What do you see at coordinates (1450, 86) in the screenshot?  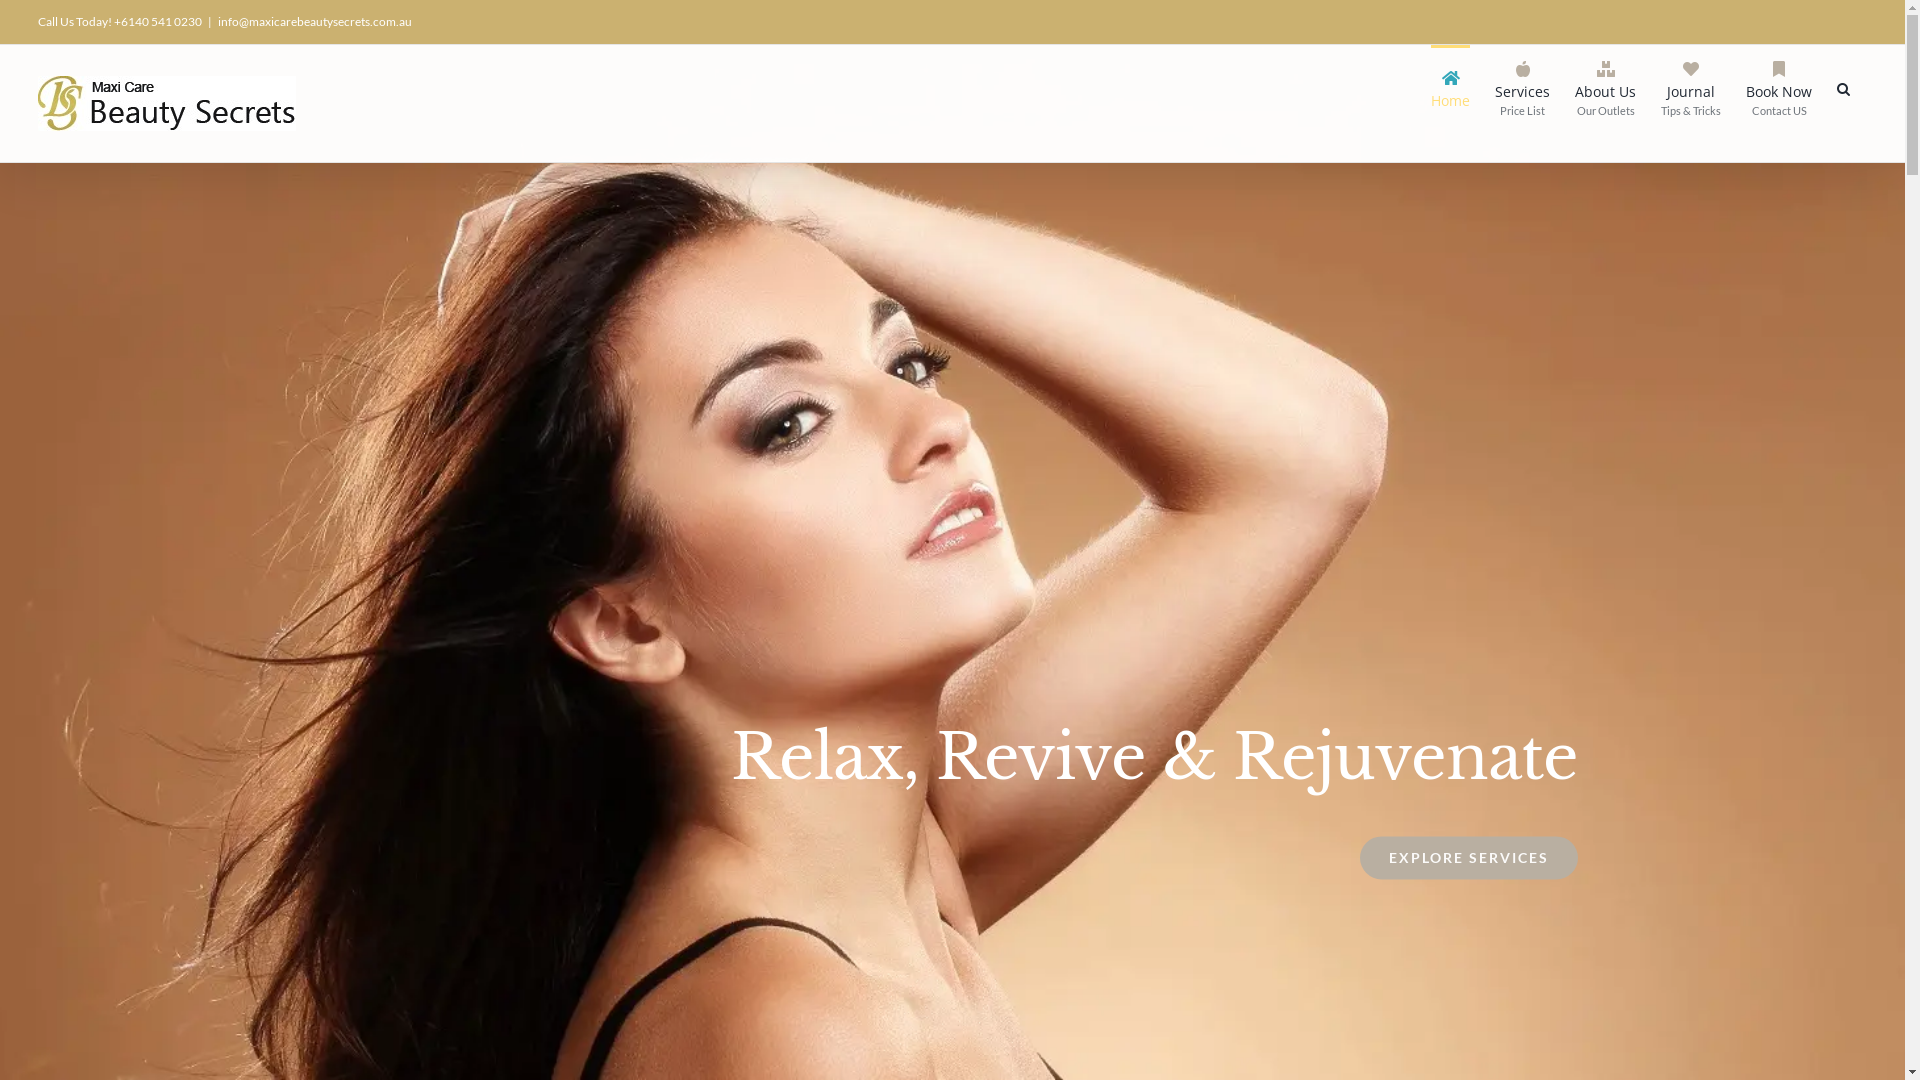 I see `'Home'` at bounding box center [1450, 86].